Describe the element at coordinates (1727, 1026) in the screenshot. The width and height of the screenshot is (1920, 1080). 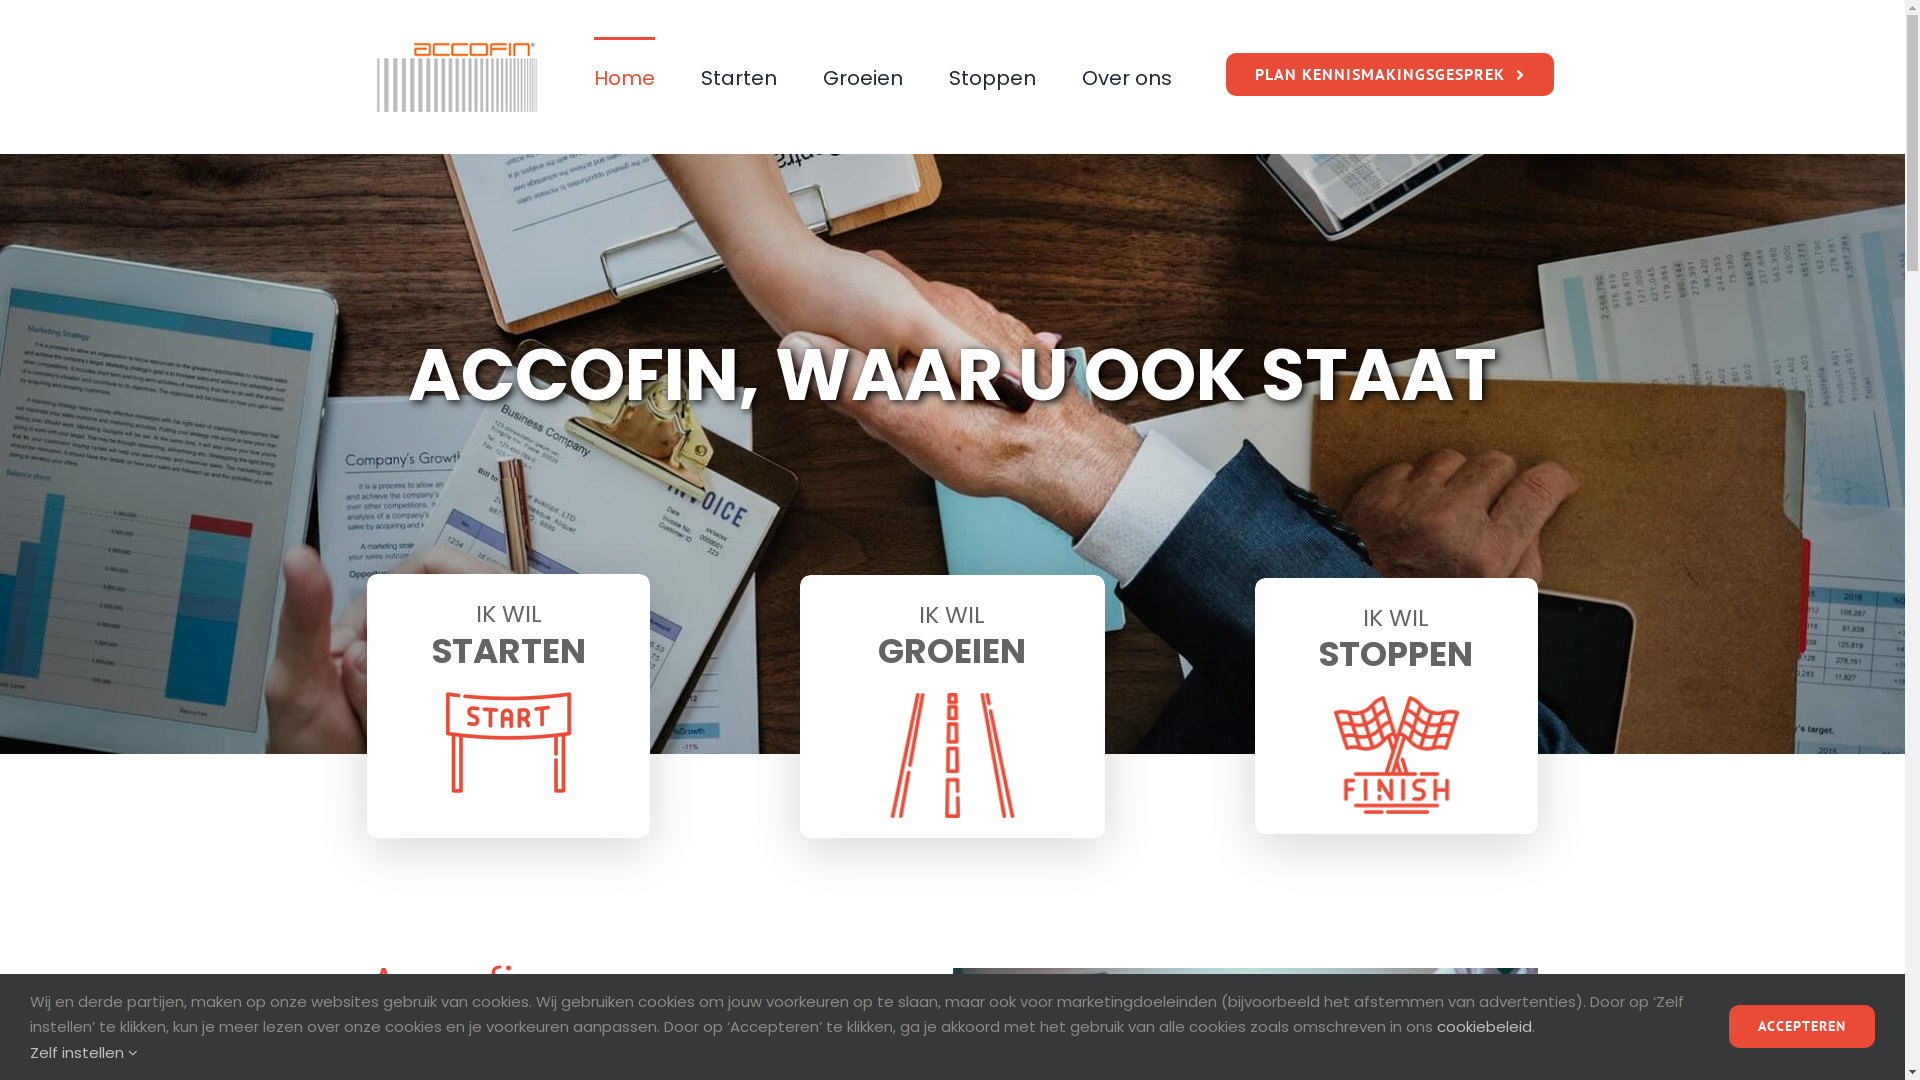
I see `'ACCEPTEREN'` at that location.